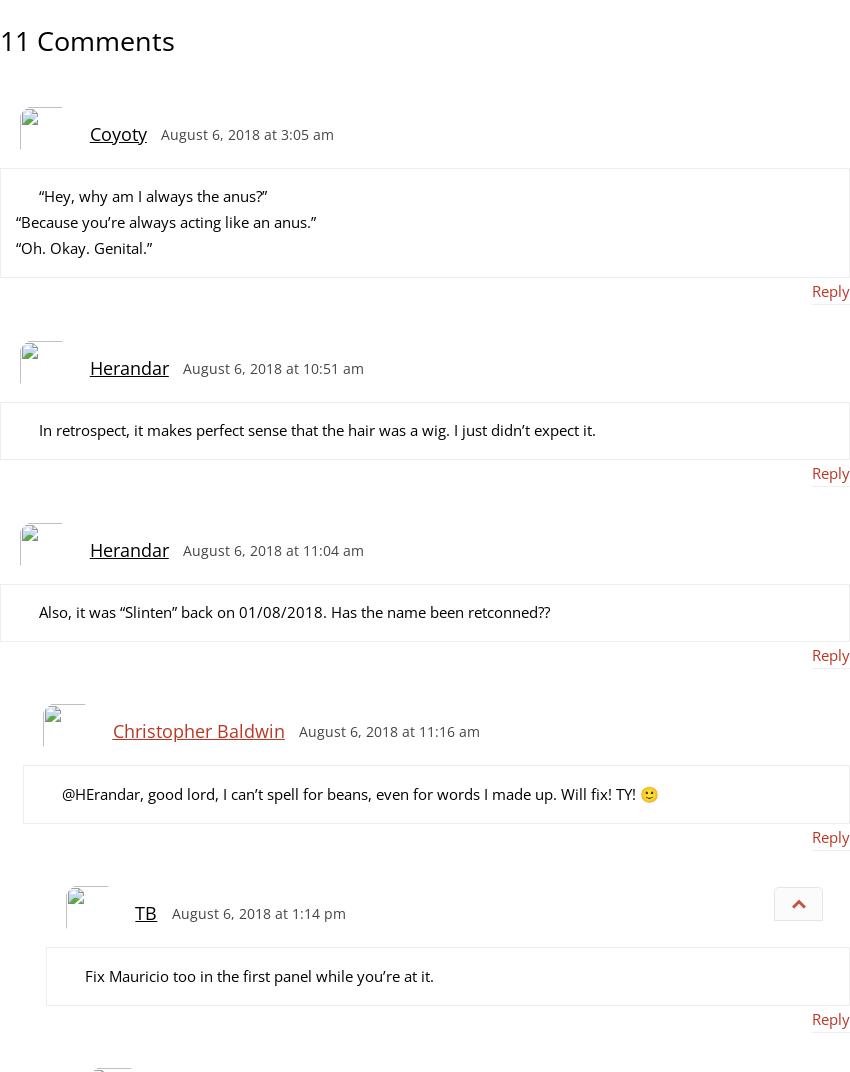 This screenshot has height=1072, width=850. Describe the element at coordinates (116, 133) in the screenshot. I see `'Coyoty'` at that location.